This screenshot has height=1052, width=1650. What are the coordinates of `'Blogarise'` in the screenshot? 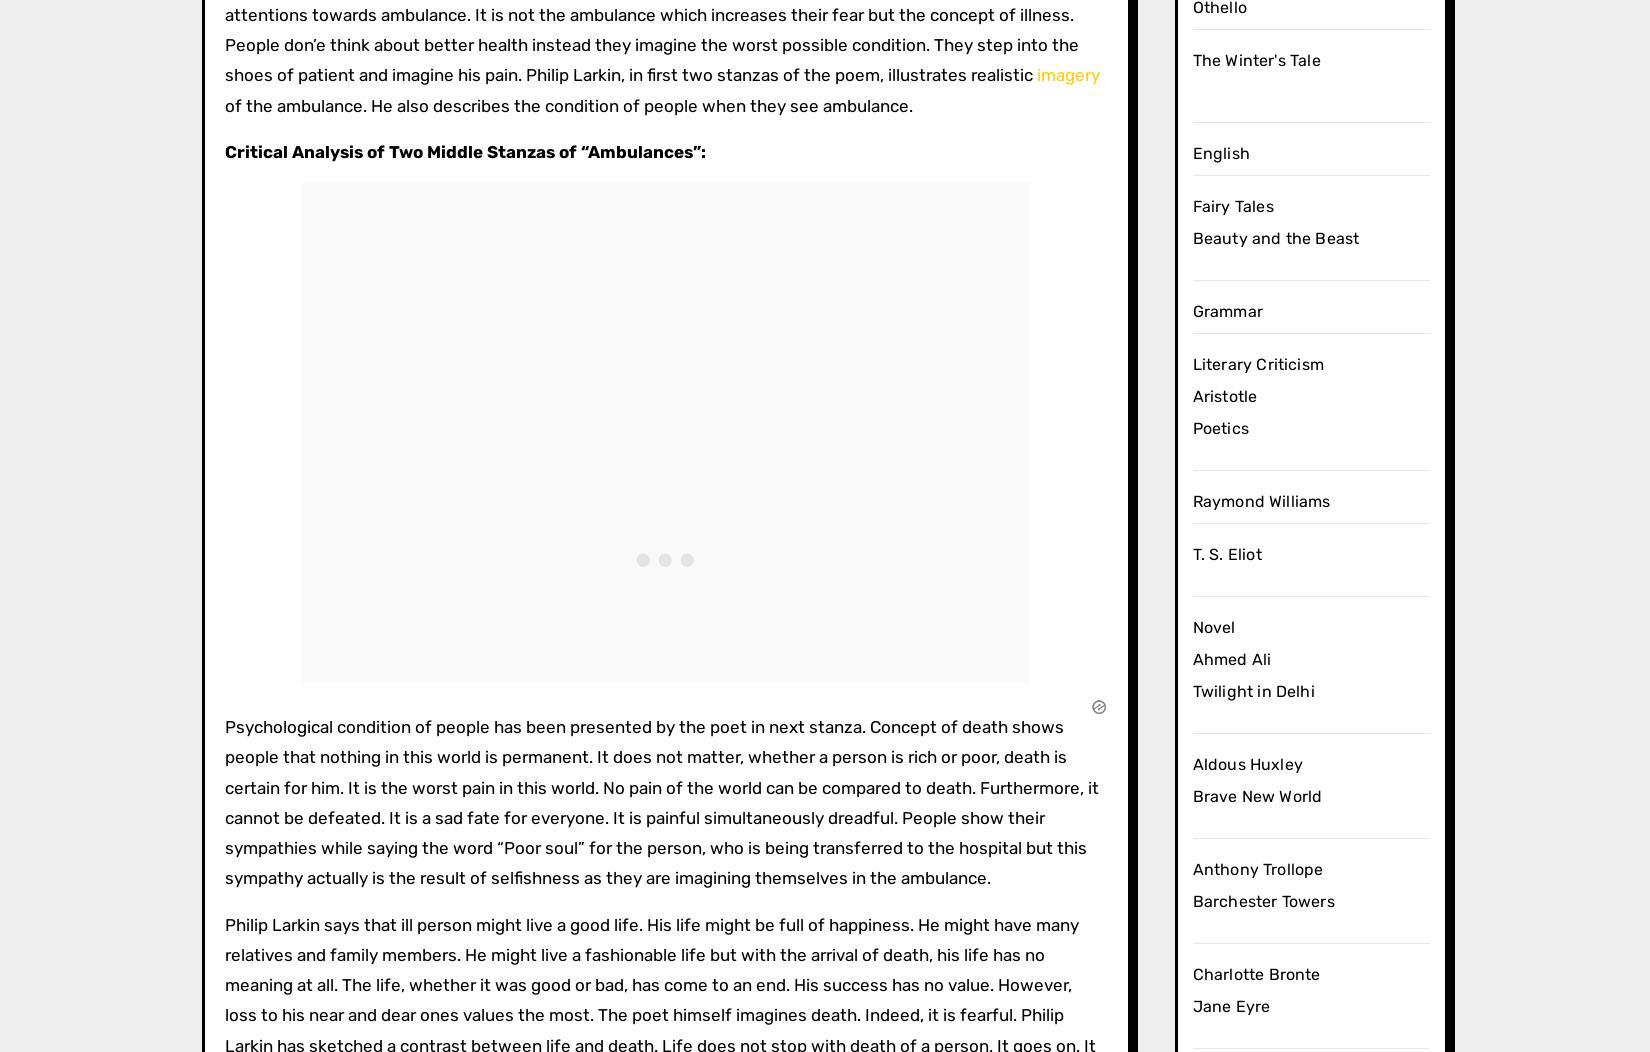 It's located at (480, 301).